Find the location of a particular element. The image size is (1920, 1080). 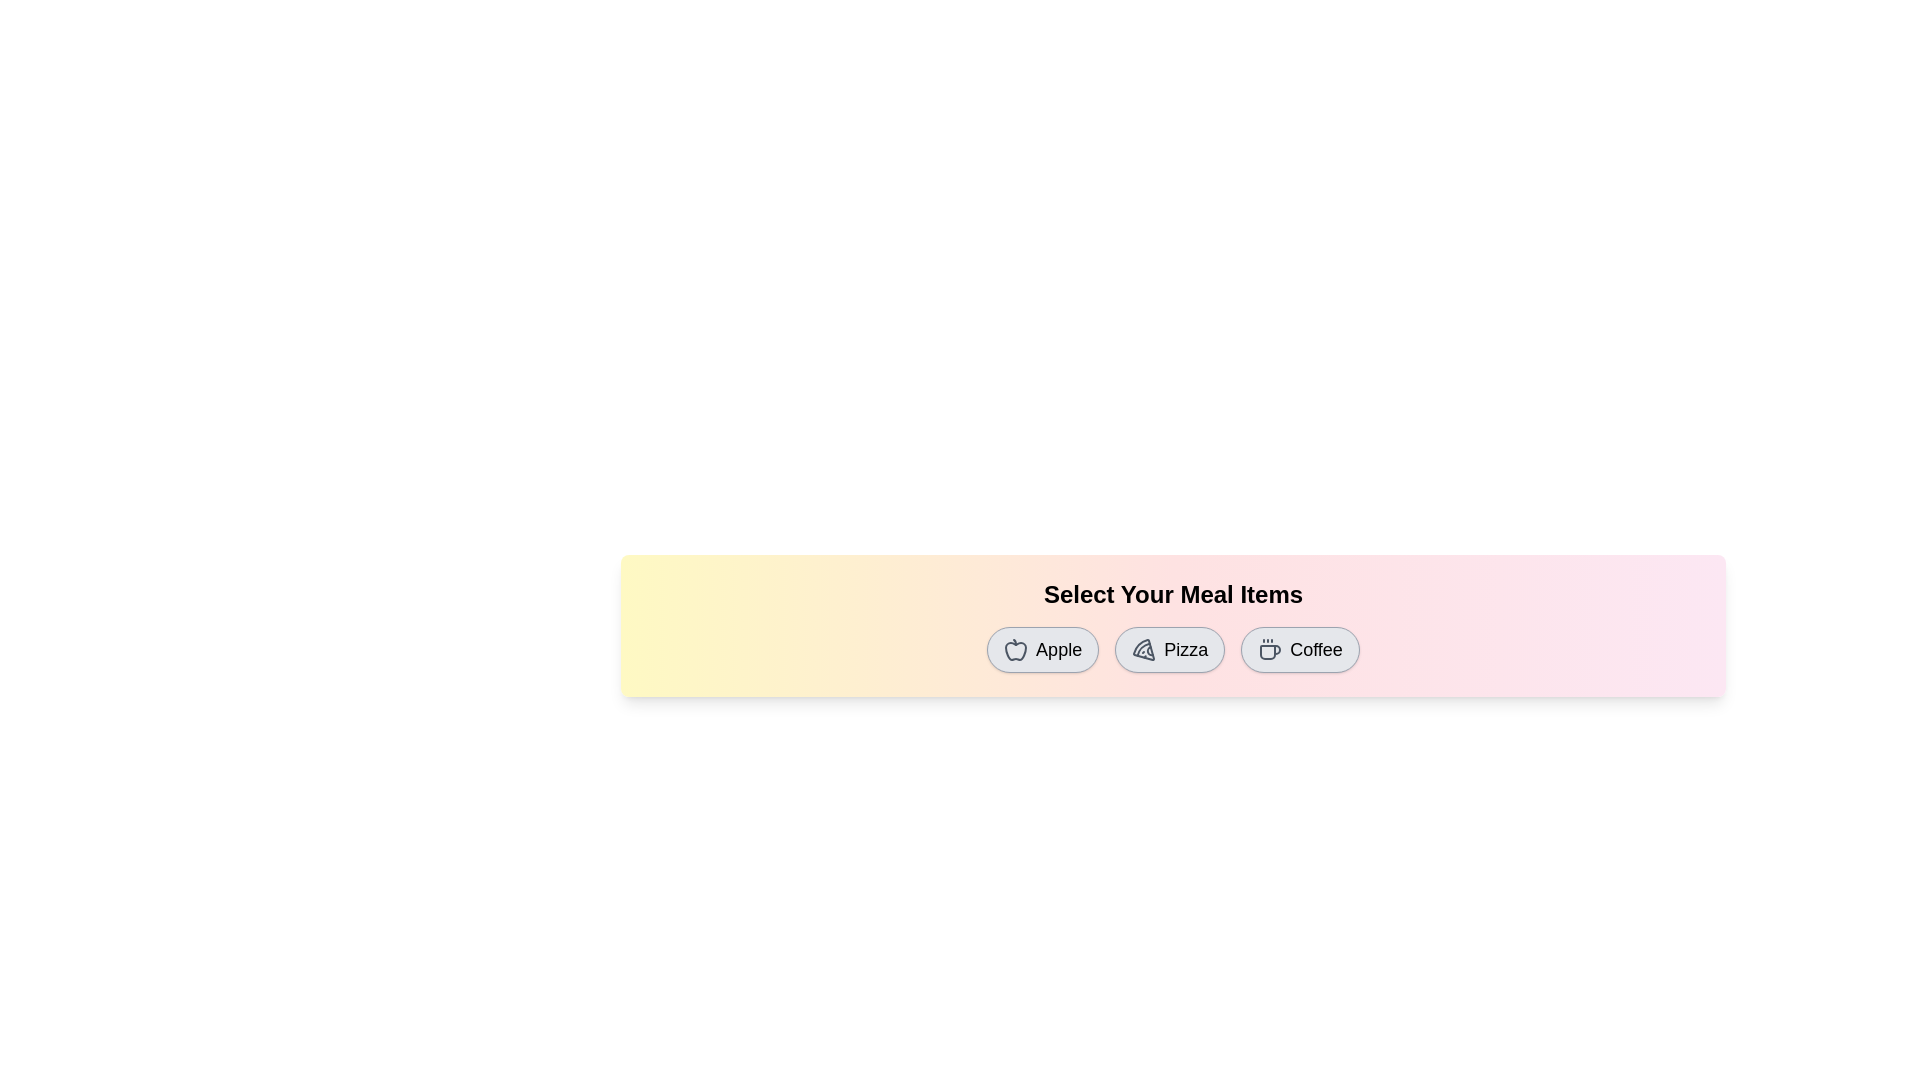

the meal item Apple by clicking its button is located at coordinates (1042, 650).